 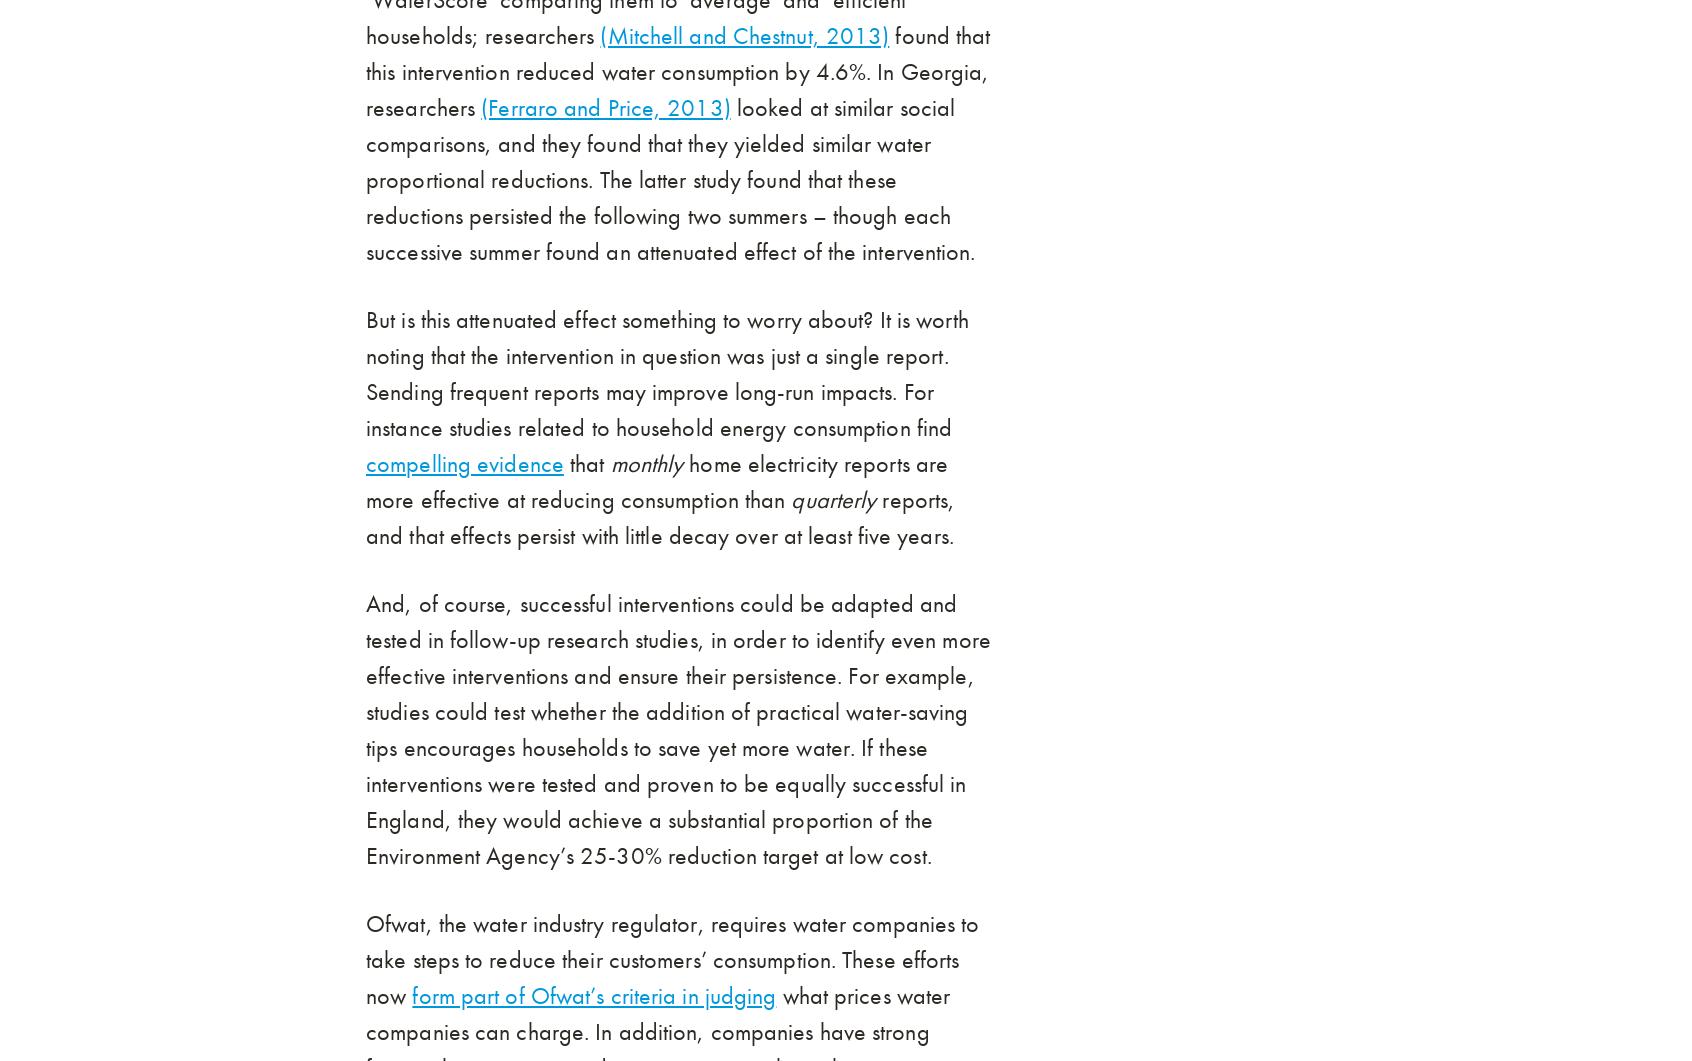 What do you see at coordinates (666, 374) in the screenshot?
I see `'But is this attenuated effect something to worry about? It is worth noting that the intervention in question was just a single report. Sending frequent reports may improve long-run impacts. For instance studies related to household energy consumption find'` at bounding box center [666, 374].